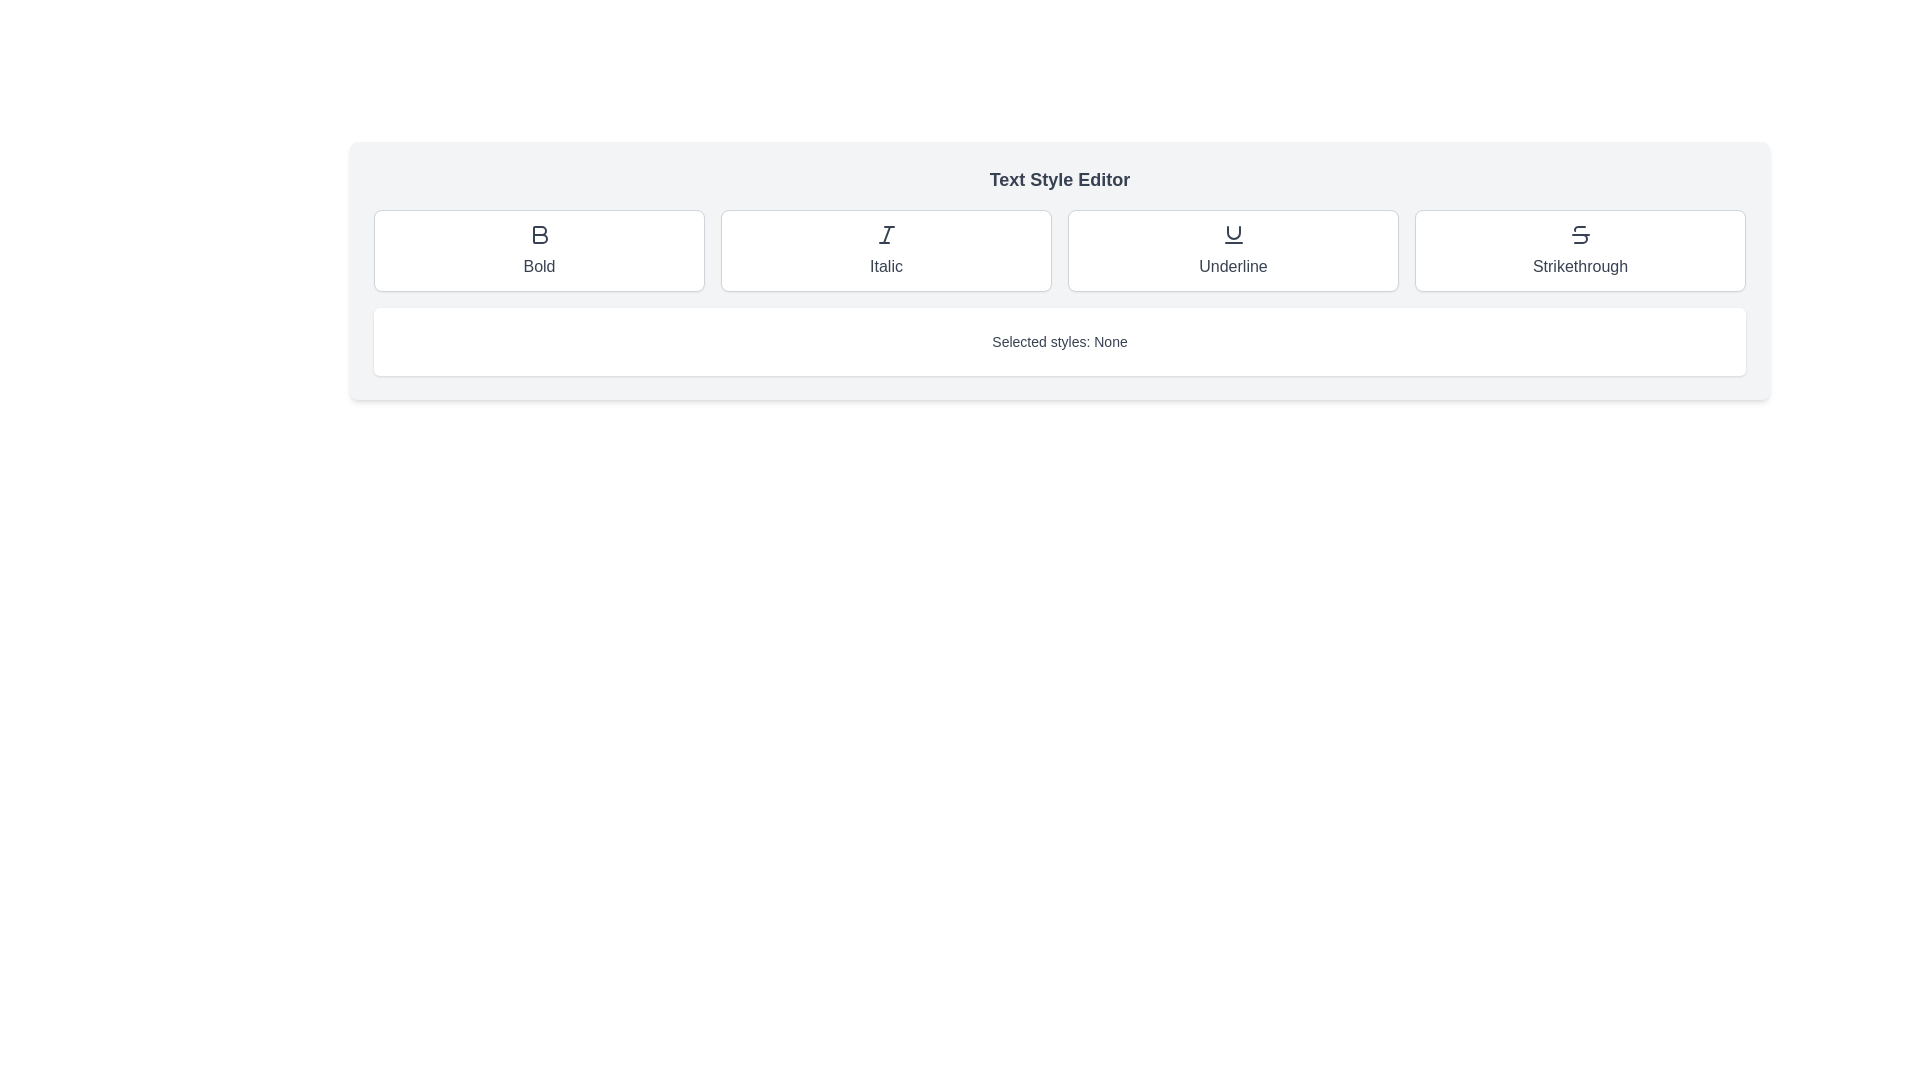 The height and width of the screenshot is (1080, 1920). I want to click on the 'Underline' icon in the text editing interface, so click(1232, 234).